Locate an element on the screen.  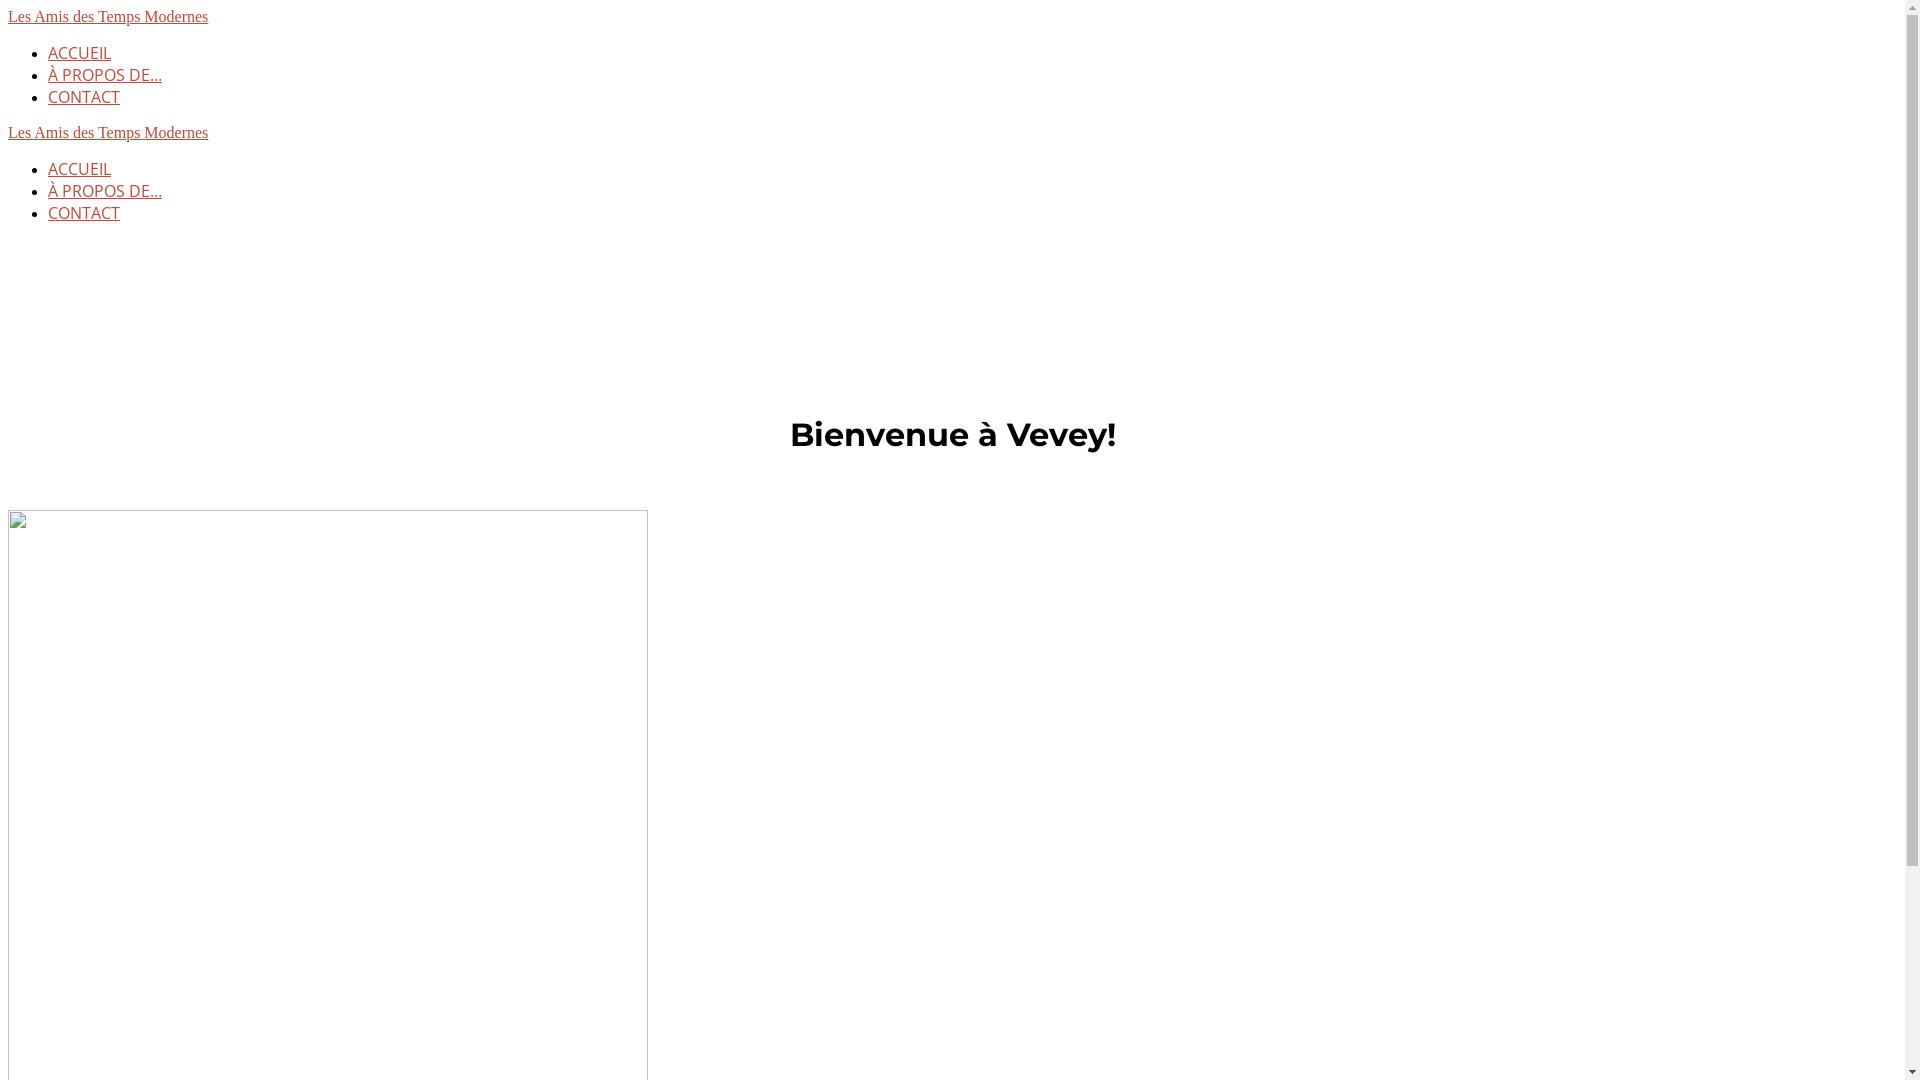
'ACCUEIL' is located at coordinates (79, 52).